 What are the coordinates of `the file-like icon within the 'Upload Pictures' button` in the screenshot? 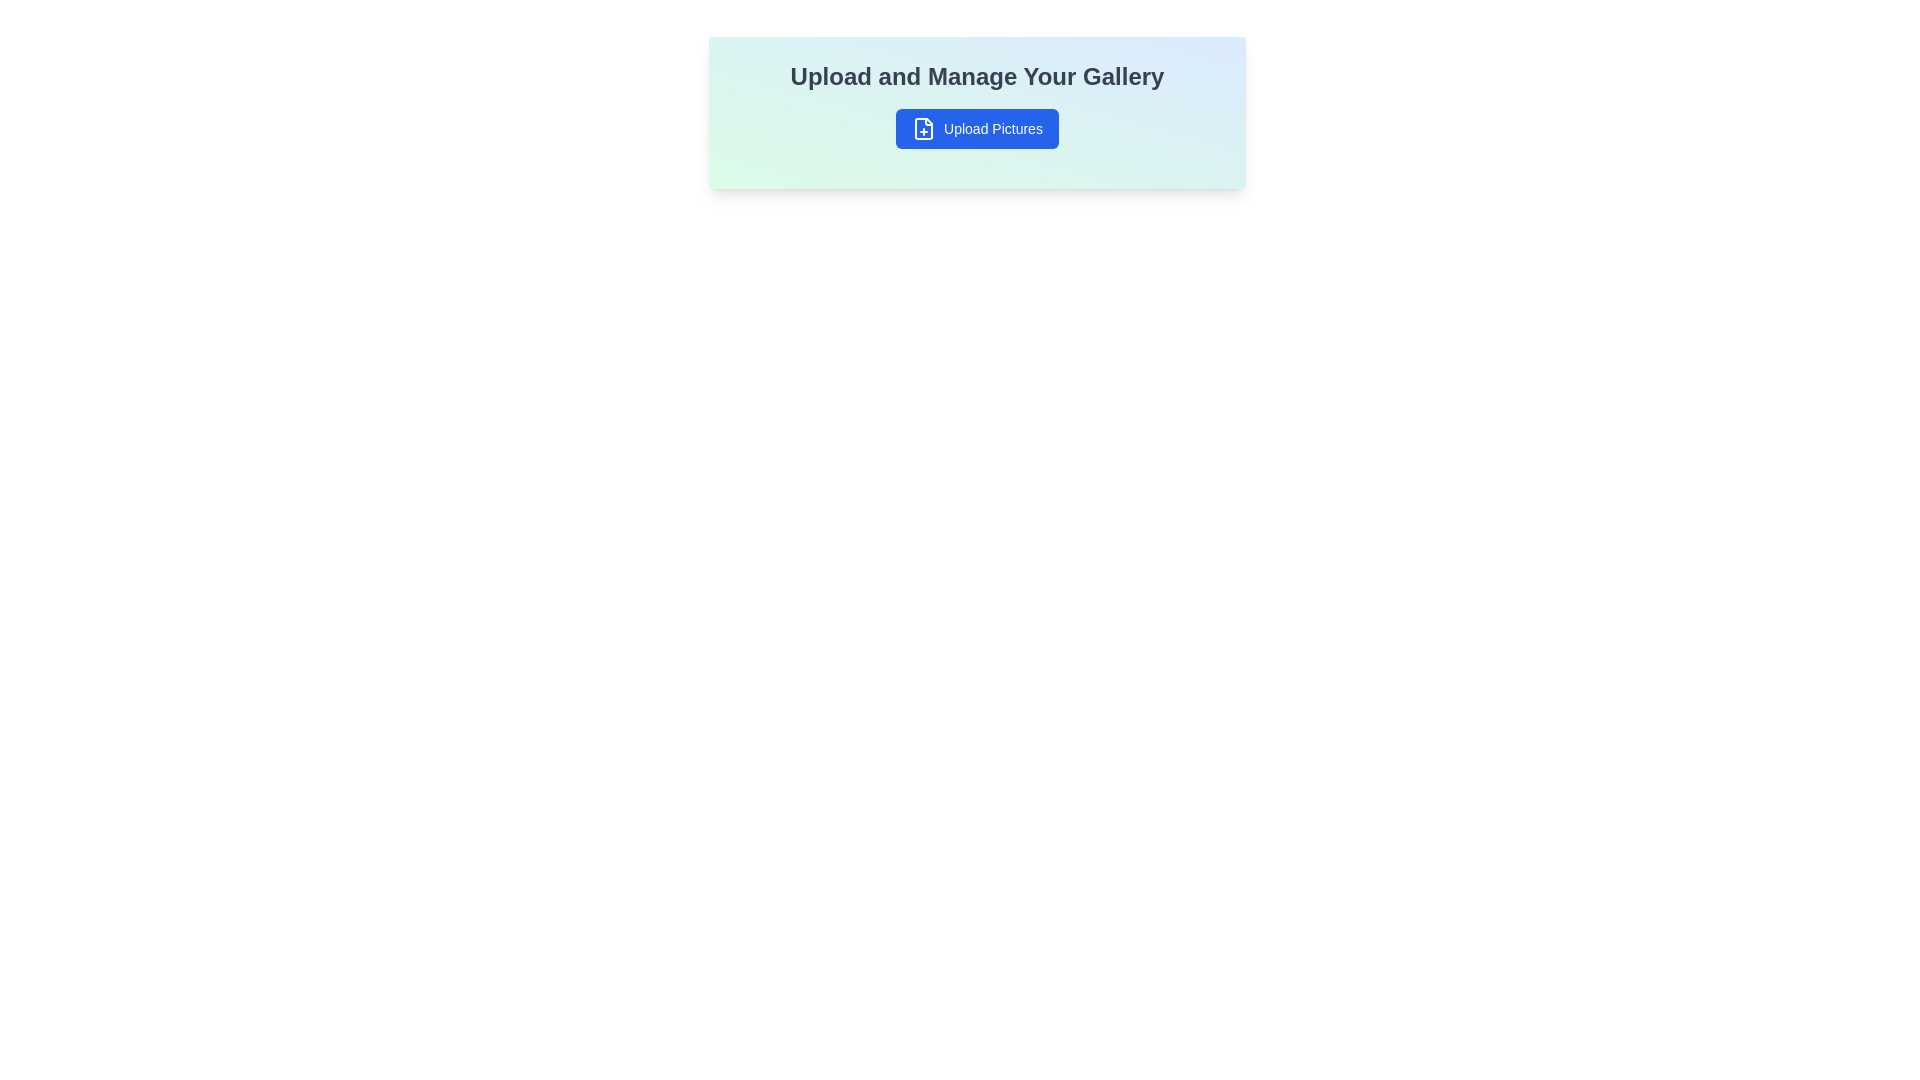 It's located at (923, 128).